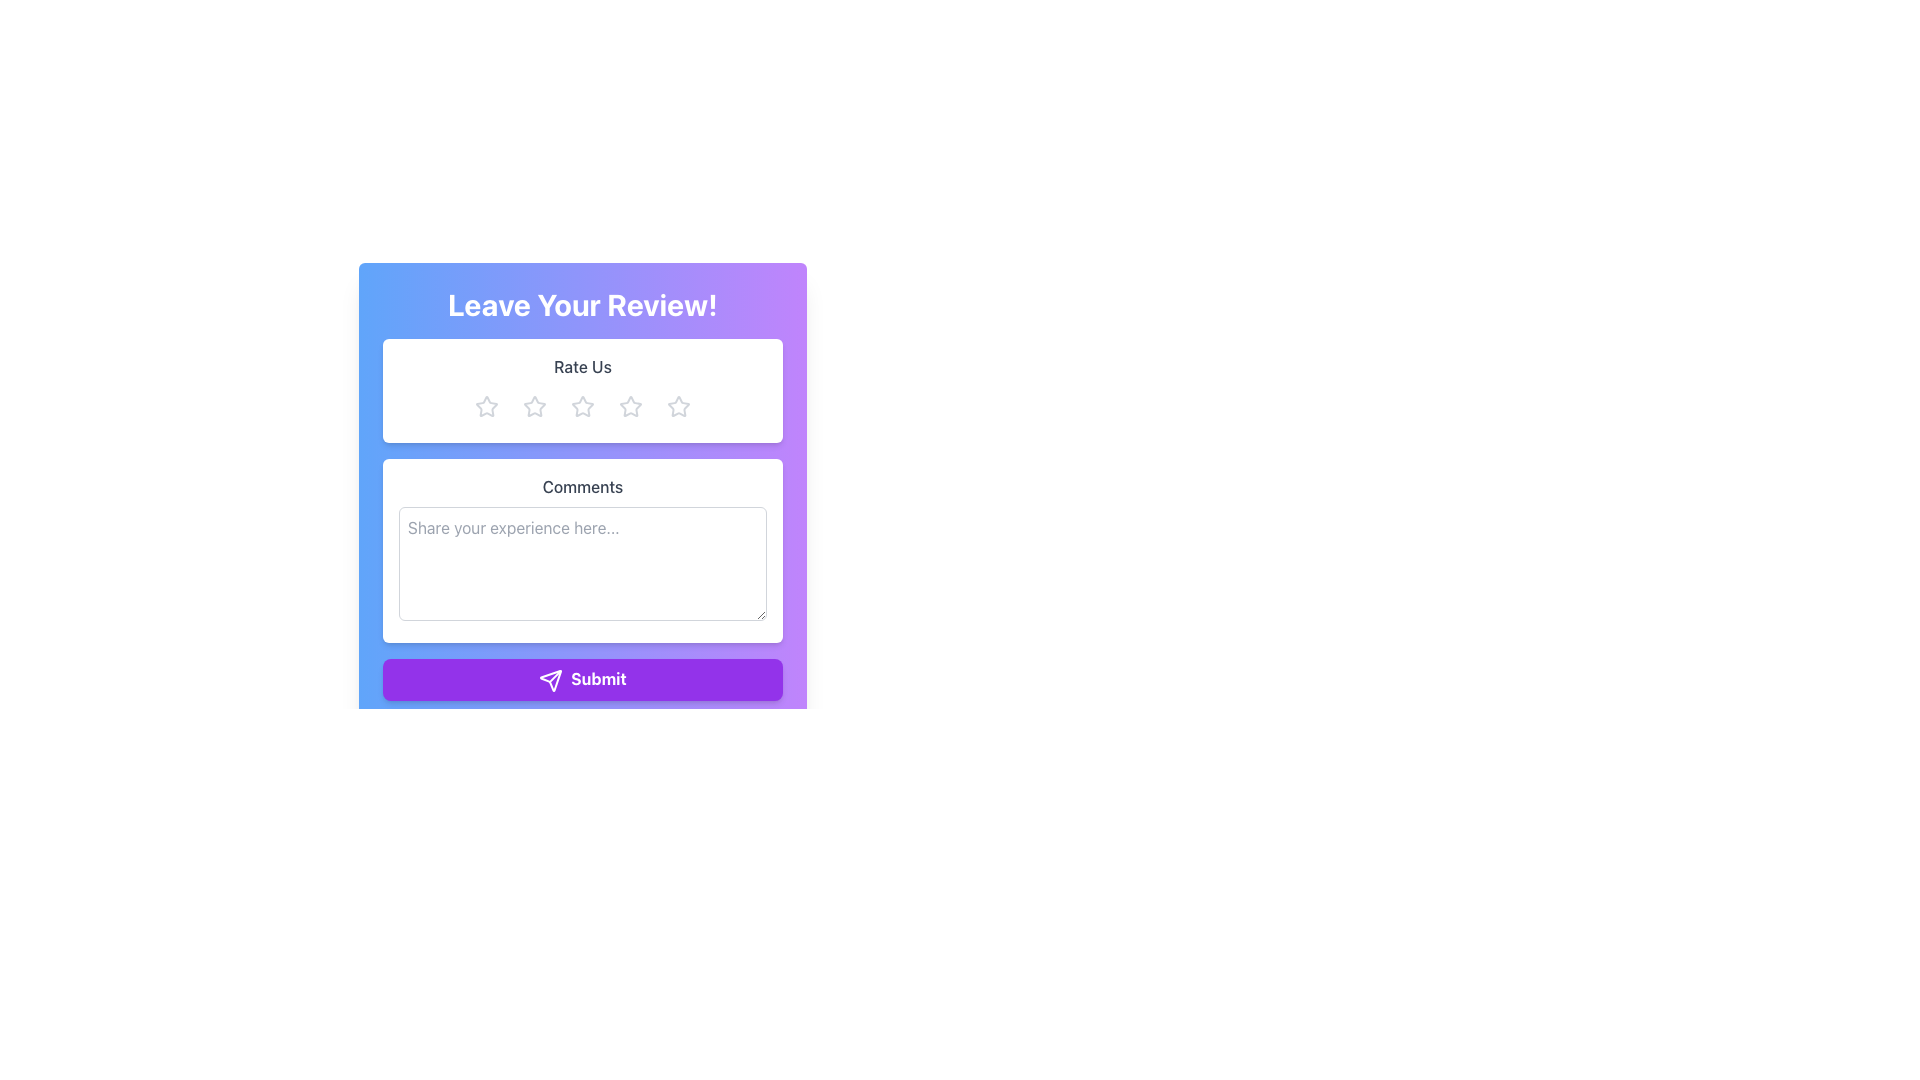 This screenshot has width=1920, height=1080. I want to click on the third star icon with a gray outline under the 'Rate Us' label, so click(629, 406).